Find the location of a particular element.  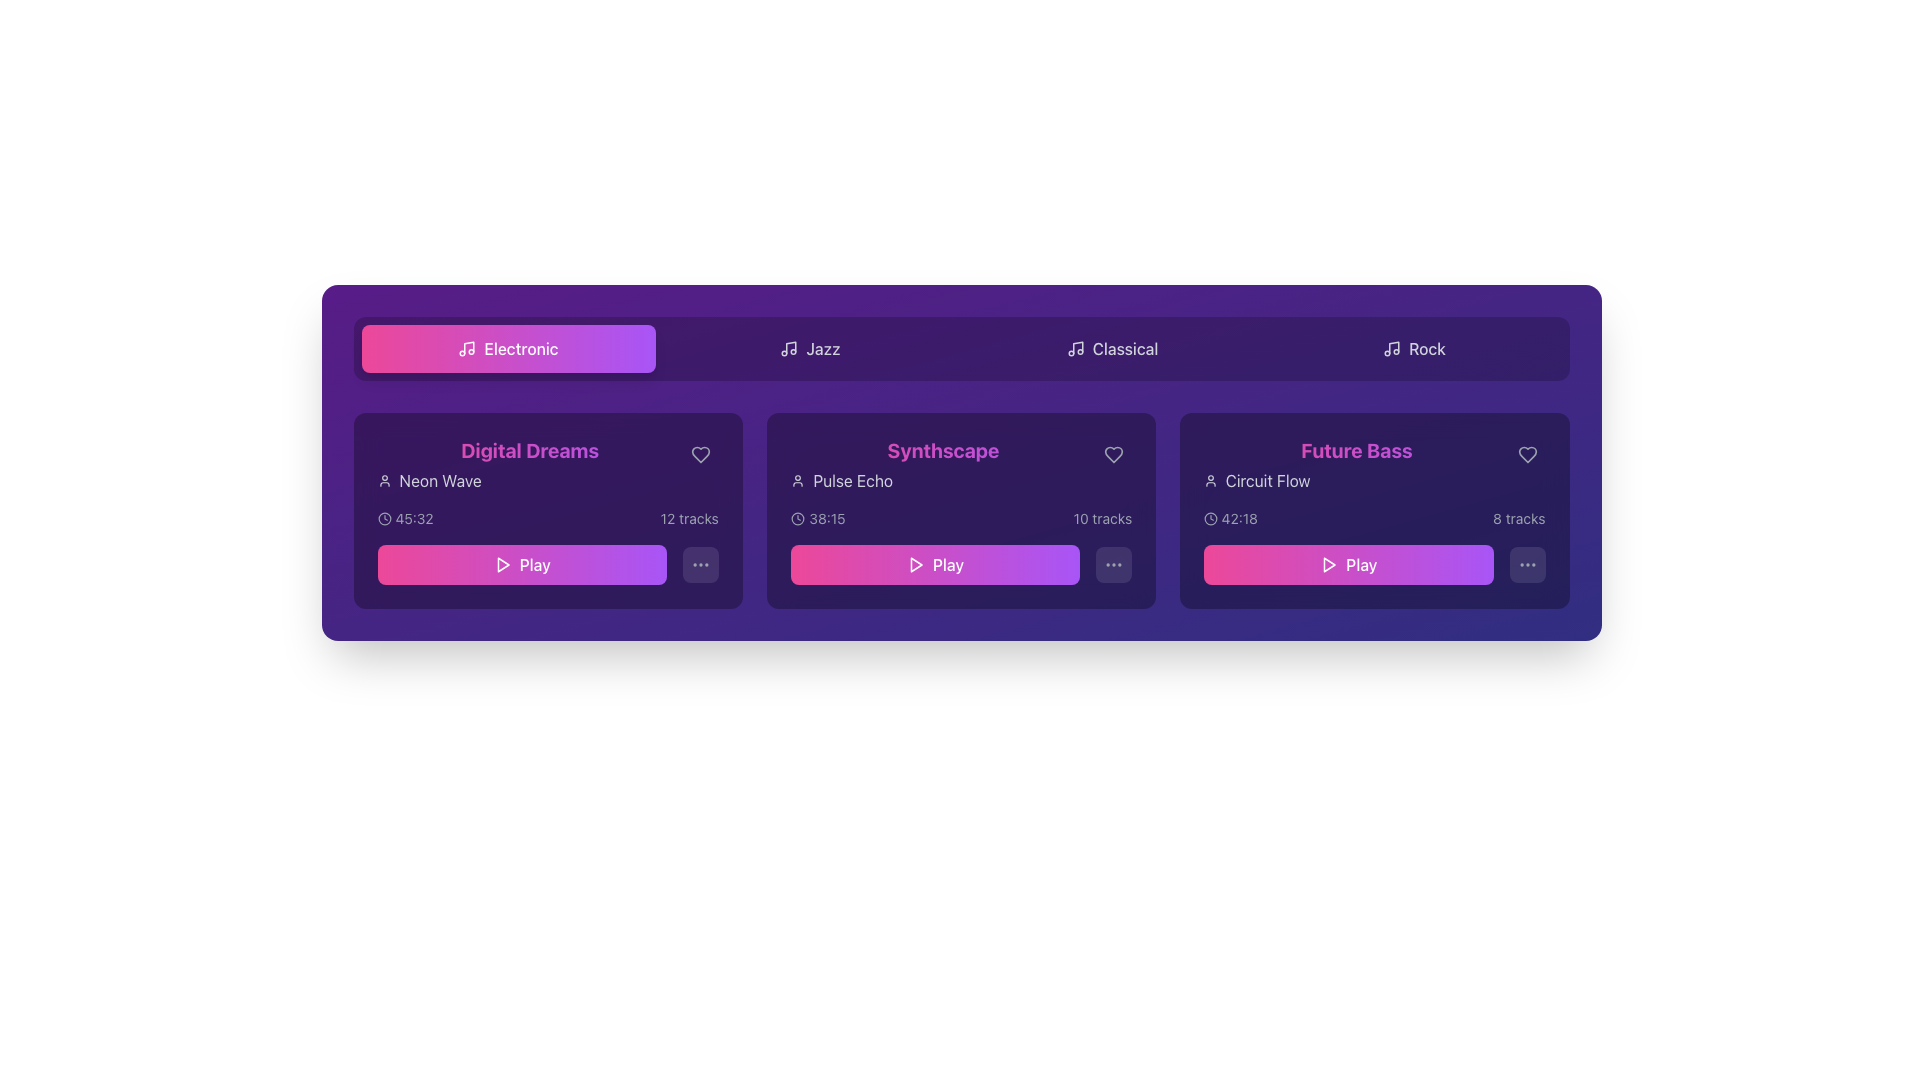

the play icon represented by the triangle within the 'Digital Dreams' card, located to the left of the 'Play' button is located at coordinates (503, 564).